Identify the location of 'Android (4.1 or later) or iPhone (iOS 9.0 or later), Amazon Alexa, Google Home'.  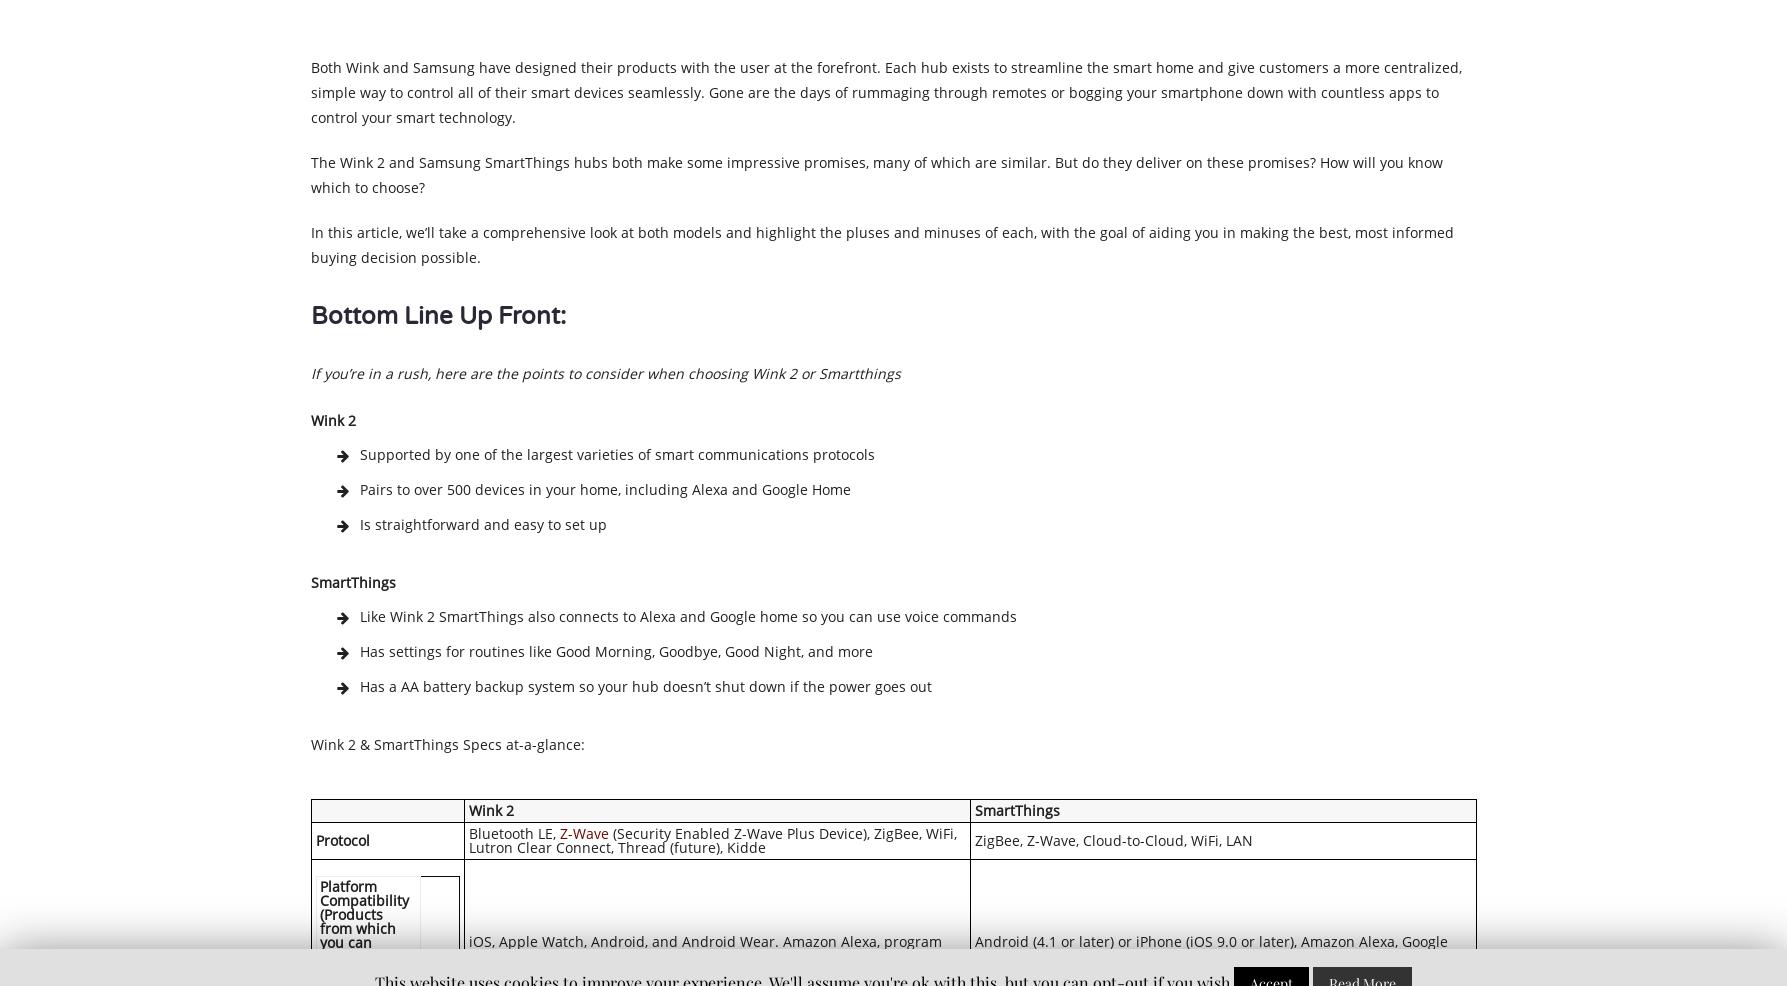
(1210, 947).